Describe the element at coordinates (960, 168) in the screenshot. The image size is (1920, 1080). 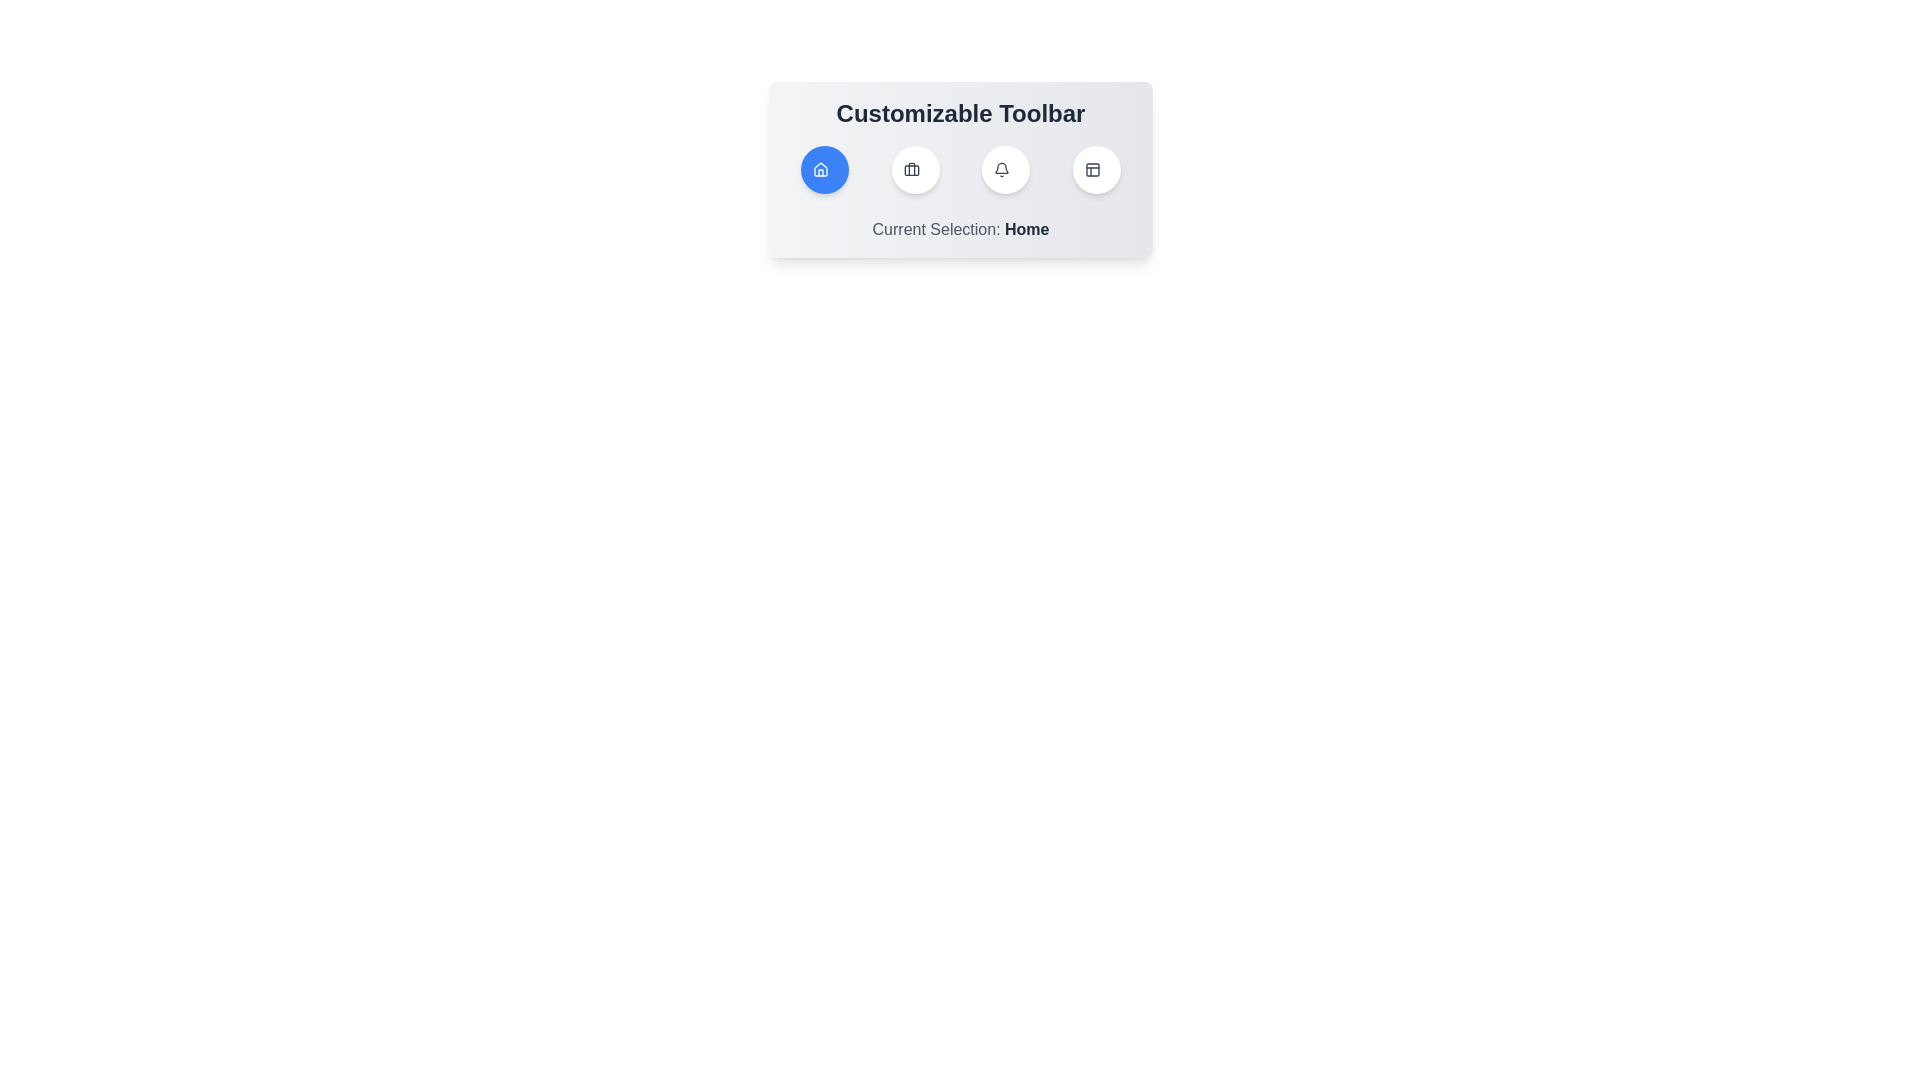
I see `the Customizable Toolbar component` at that location.